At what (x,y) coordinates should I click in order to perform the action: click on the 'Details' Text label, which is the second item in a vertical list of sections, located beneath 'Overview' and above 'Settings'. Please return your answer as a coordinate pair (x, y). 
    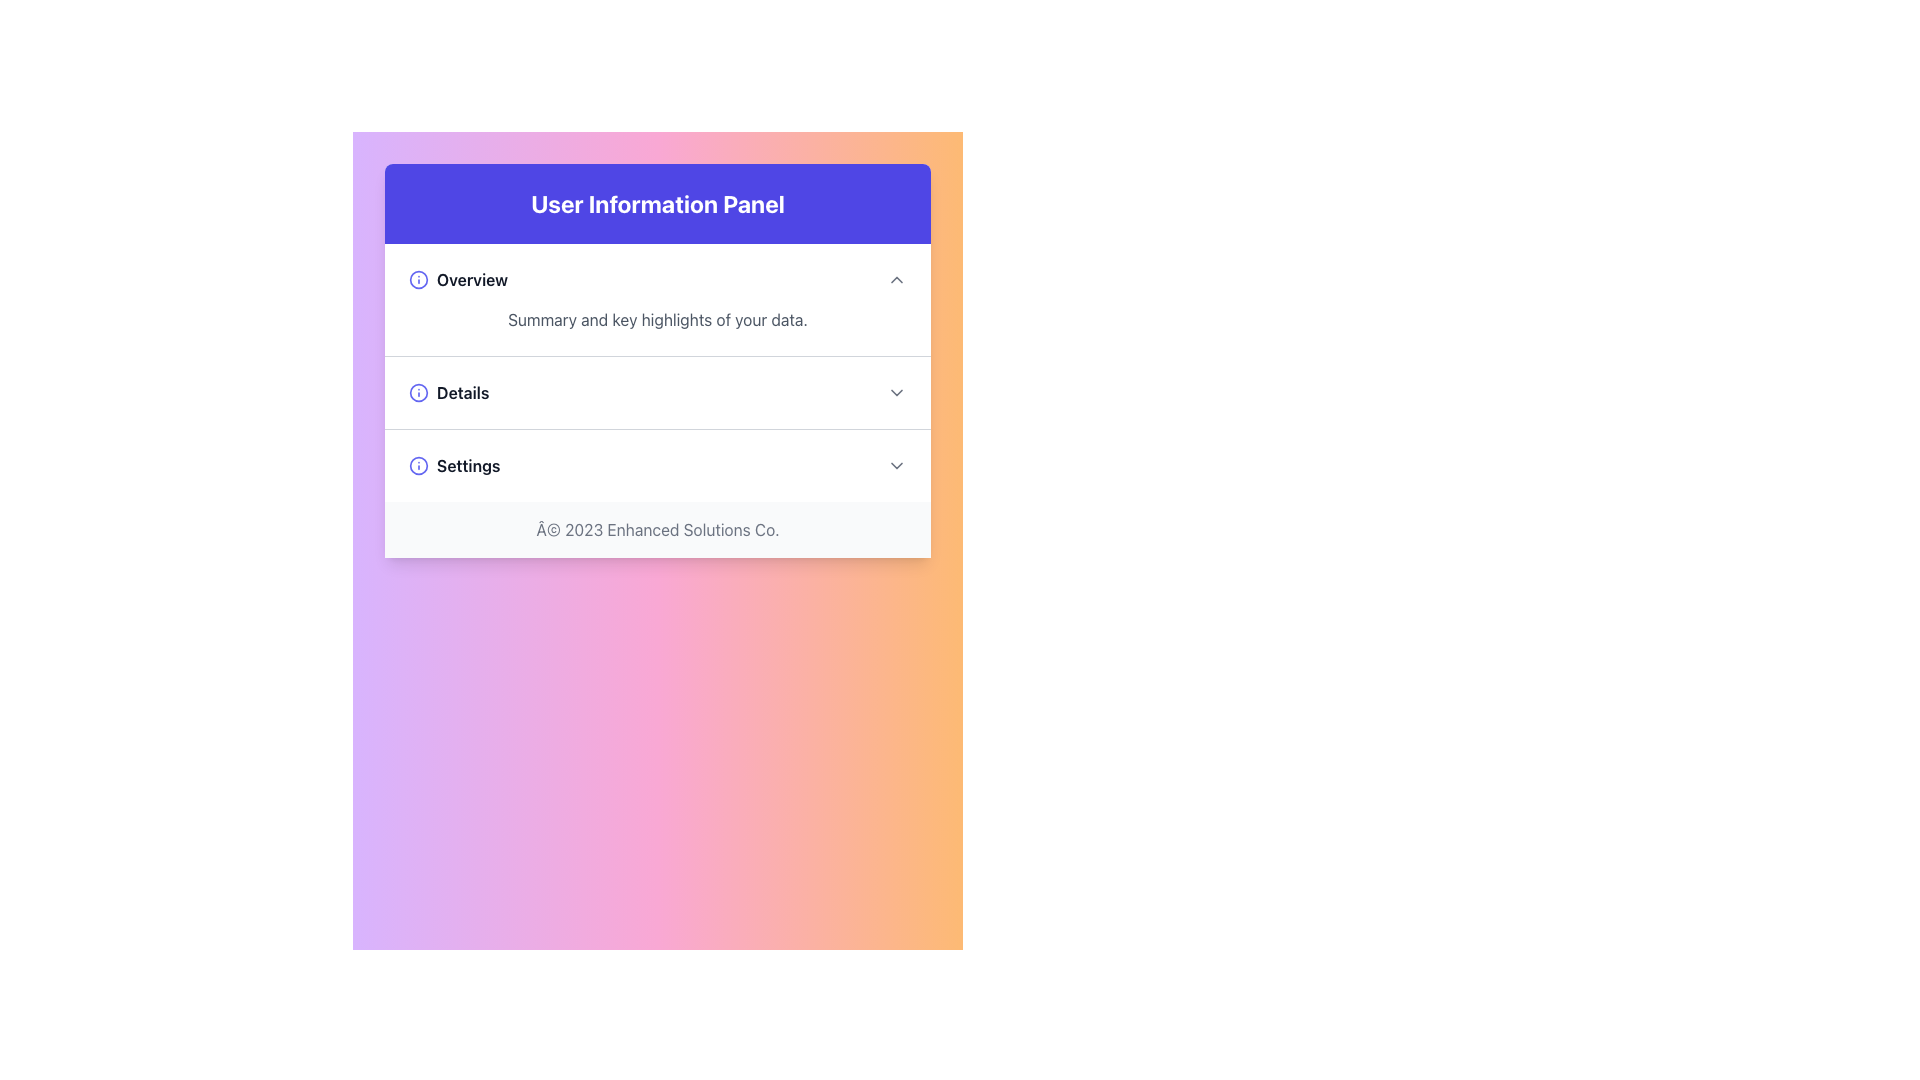
    Looking at the image, I should click on (448, 393).